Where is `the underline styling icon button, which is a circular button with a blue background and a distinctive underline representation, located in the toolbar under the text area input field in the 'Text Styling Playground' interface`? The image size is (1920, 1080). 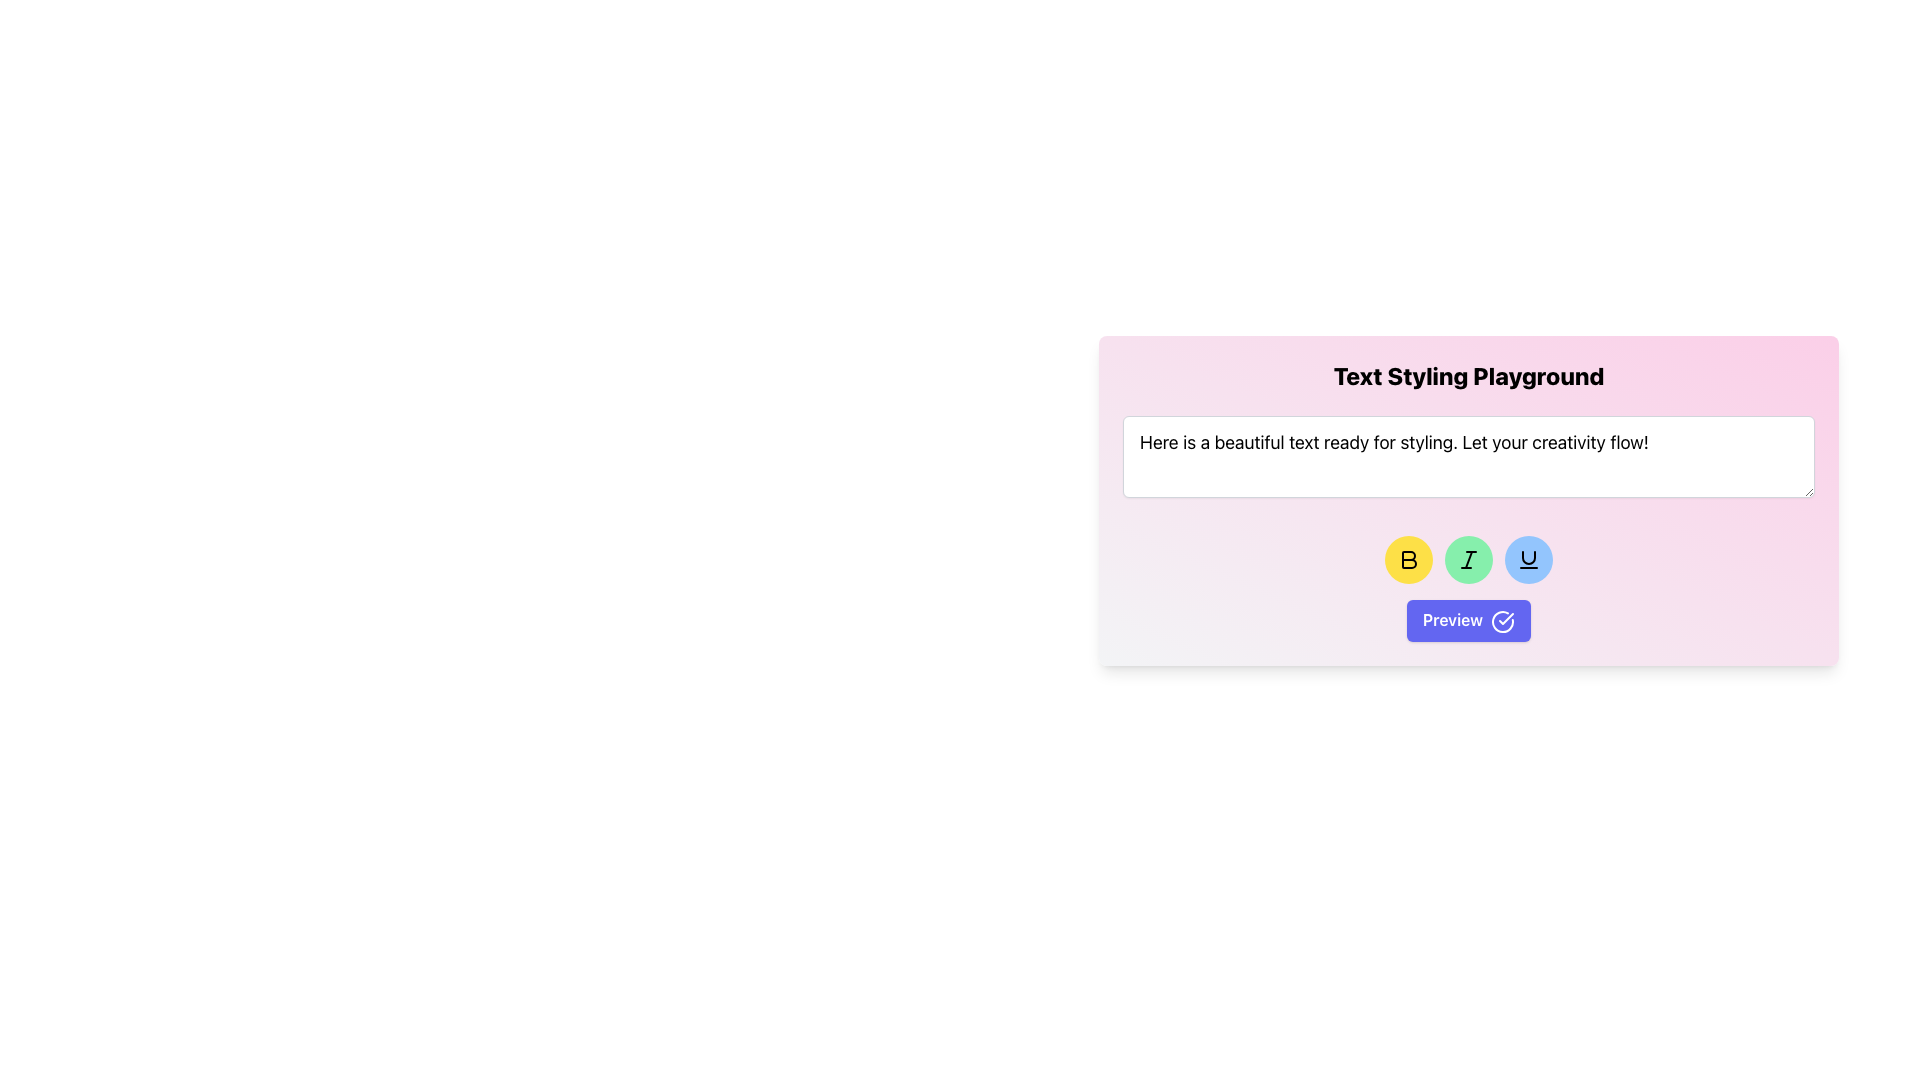 the underline styling icon button, which is a circular button with a blue background and a distinctive underline representation, located in the toolbar under the text area input field in the 'Text Styling Playground' interface is located at coordinates (1528, 559).